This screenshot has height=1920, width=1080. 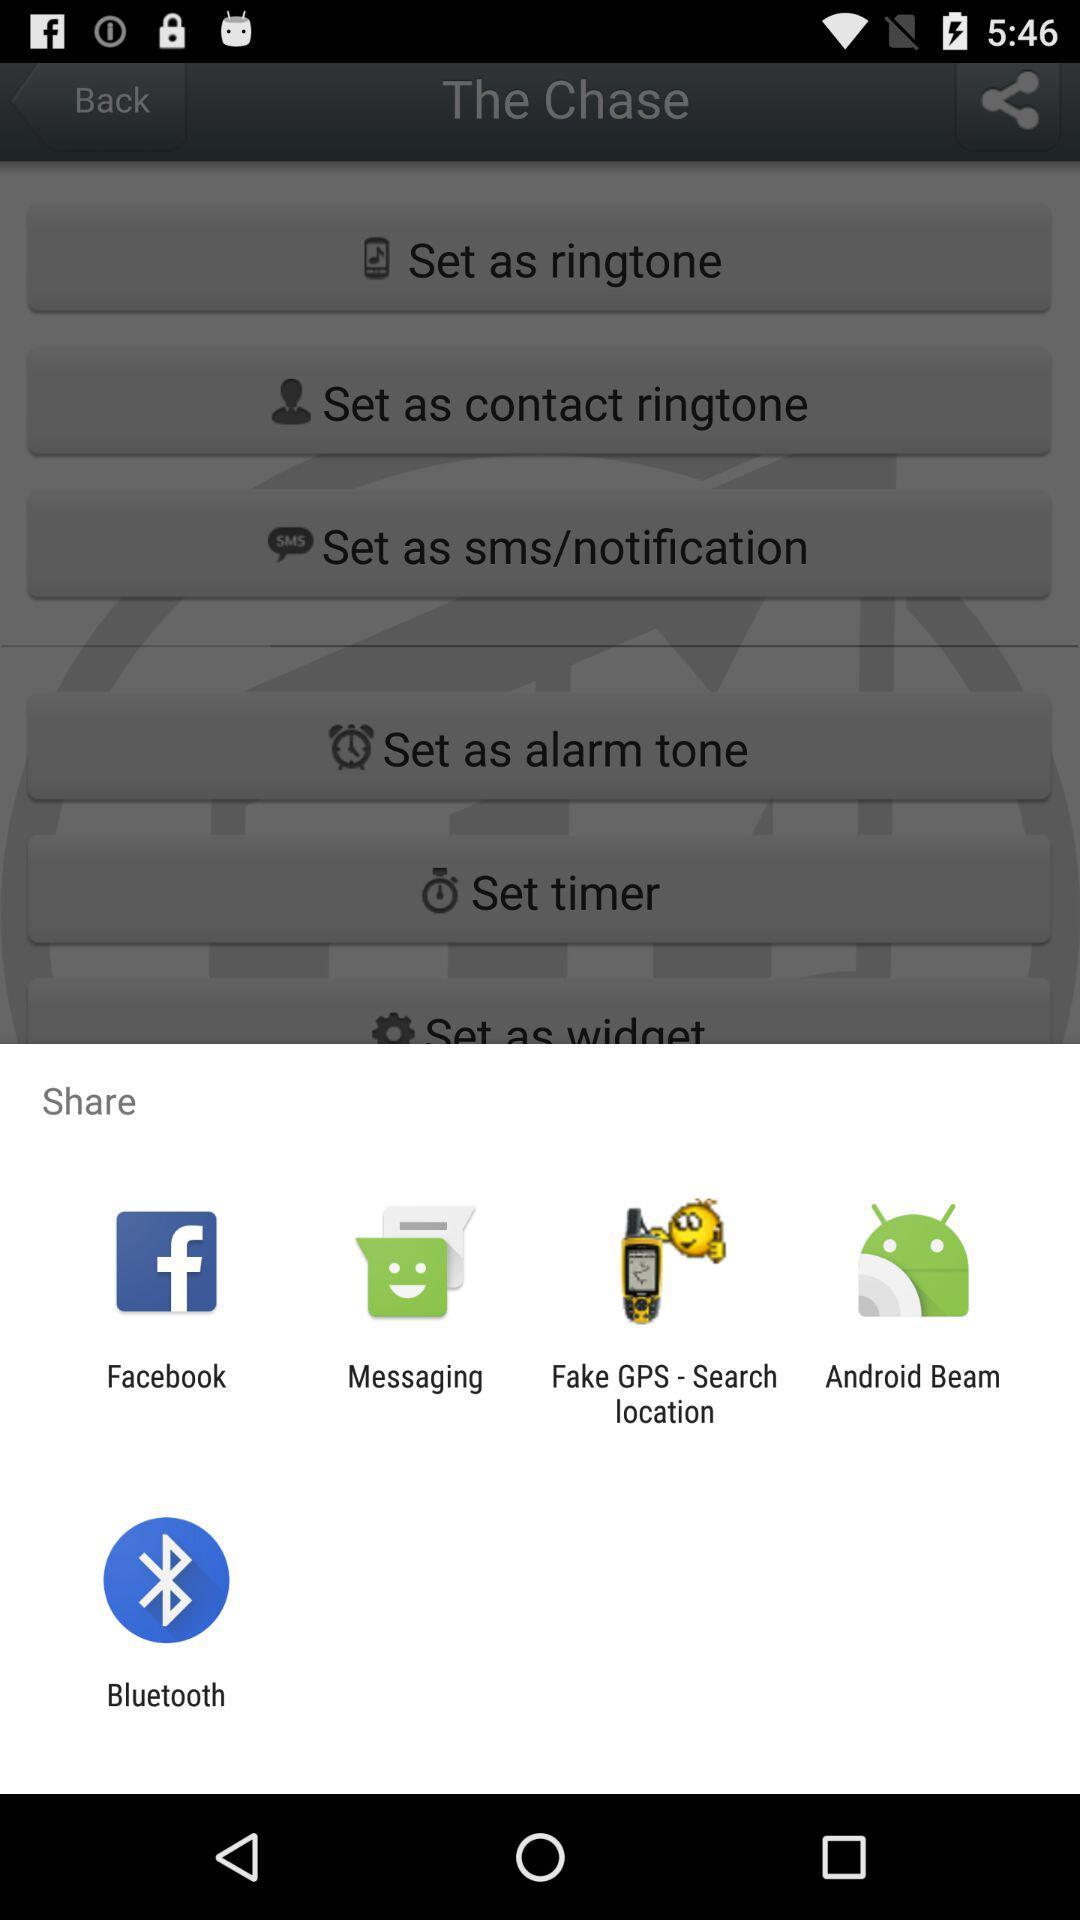 What do you see at coordinates (414, 1392) in the screenshot?
I see `the item next to the fake gps search icon` at bounding box center [414, 1392].